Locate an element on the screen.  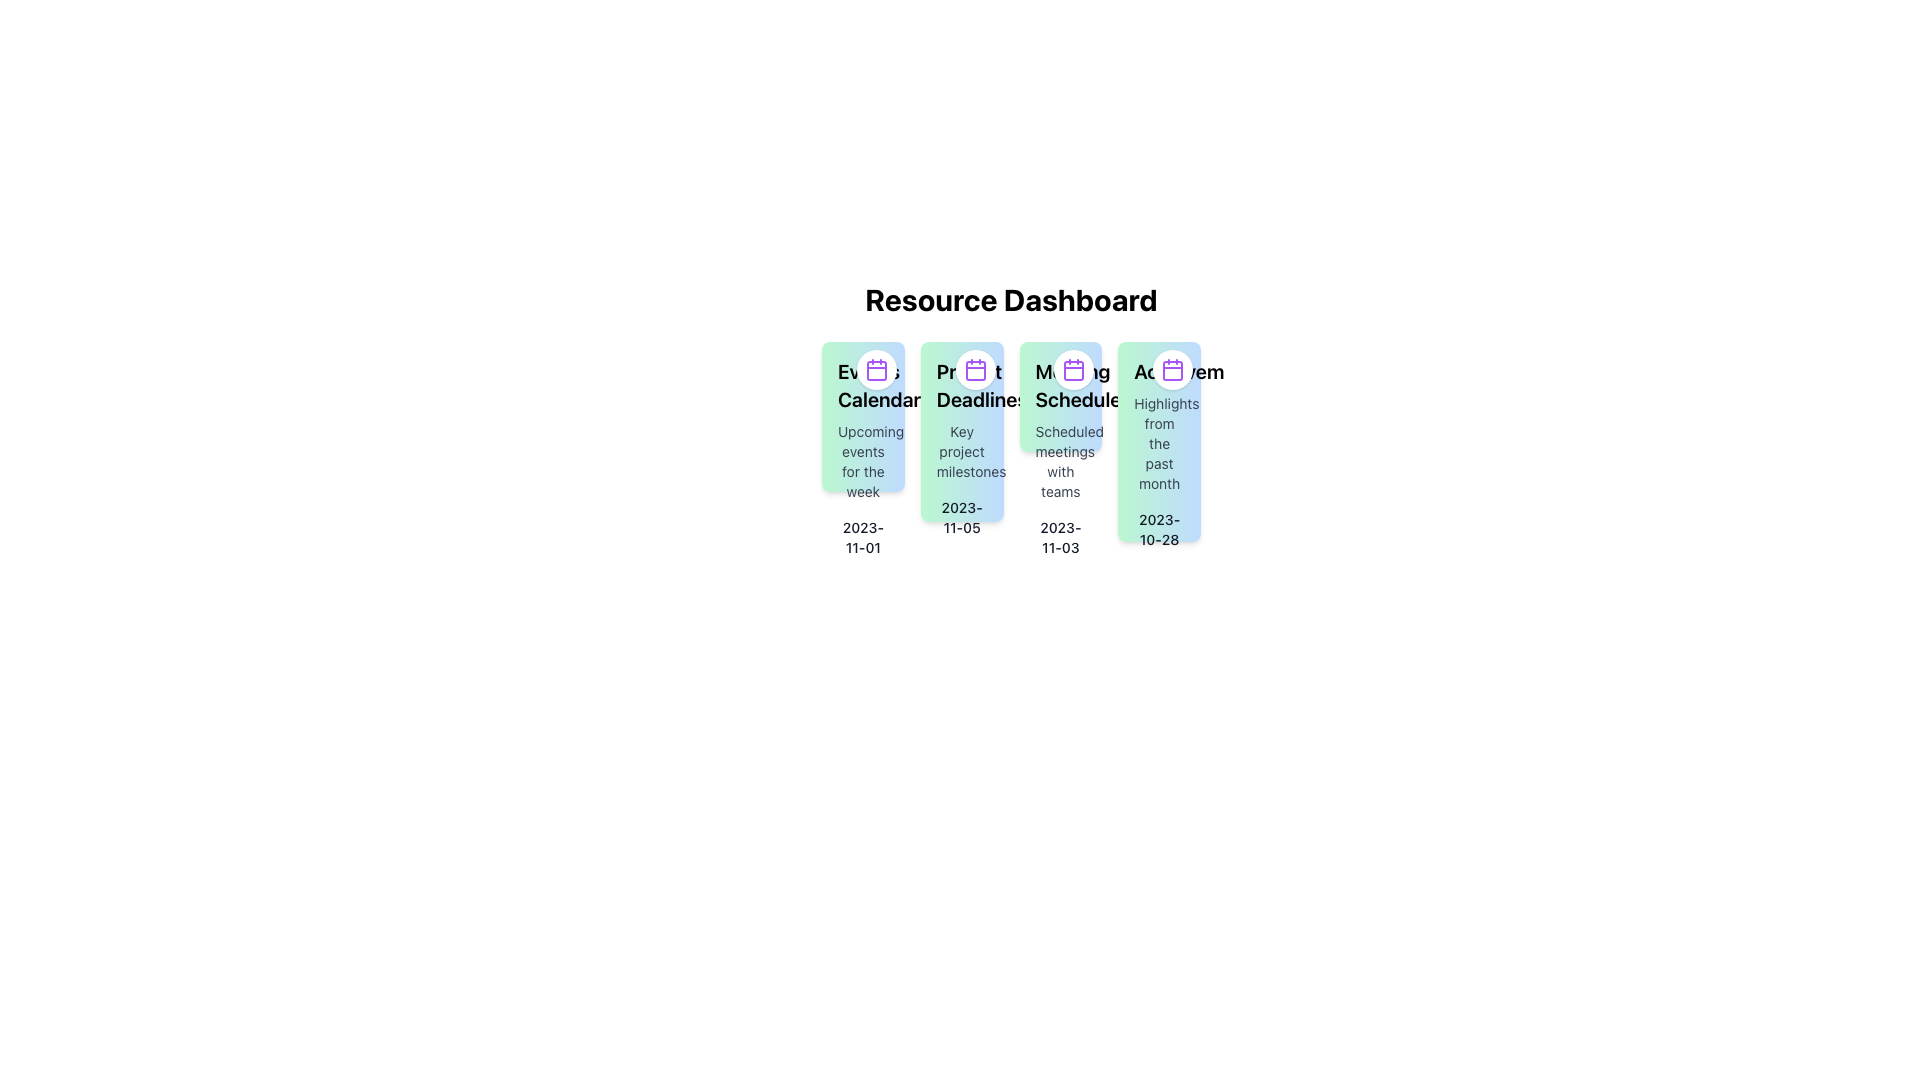
the bold heading text label 'Resource Dashboard' which is prominently displayed at the top of the content section is located at coordinates (1011, 300).